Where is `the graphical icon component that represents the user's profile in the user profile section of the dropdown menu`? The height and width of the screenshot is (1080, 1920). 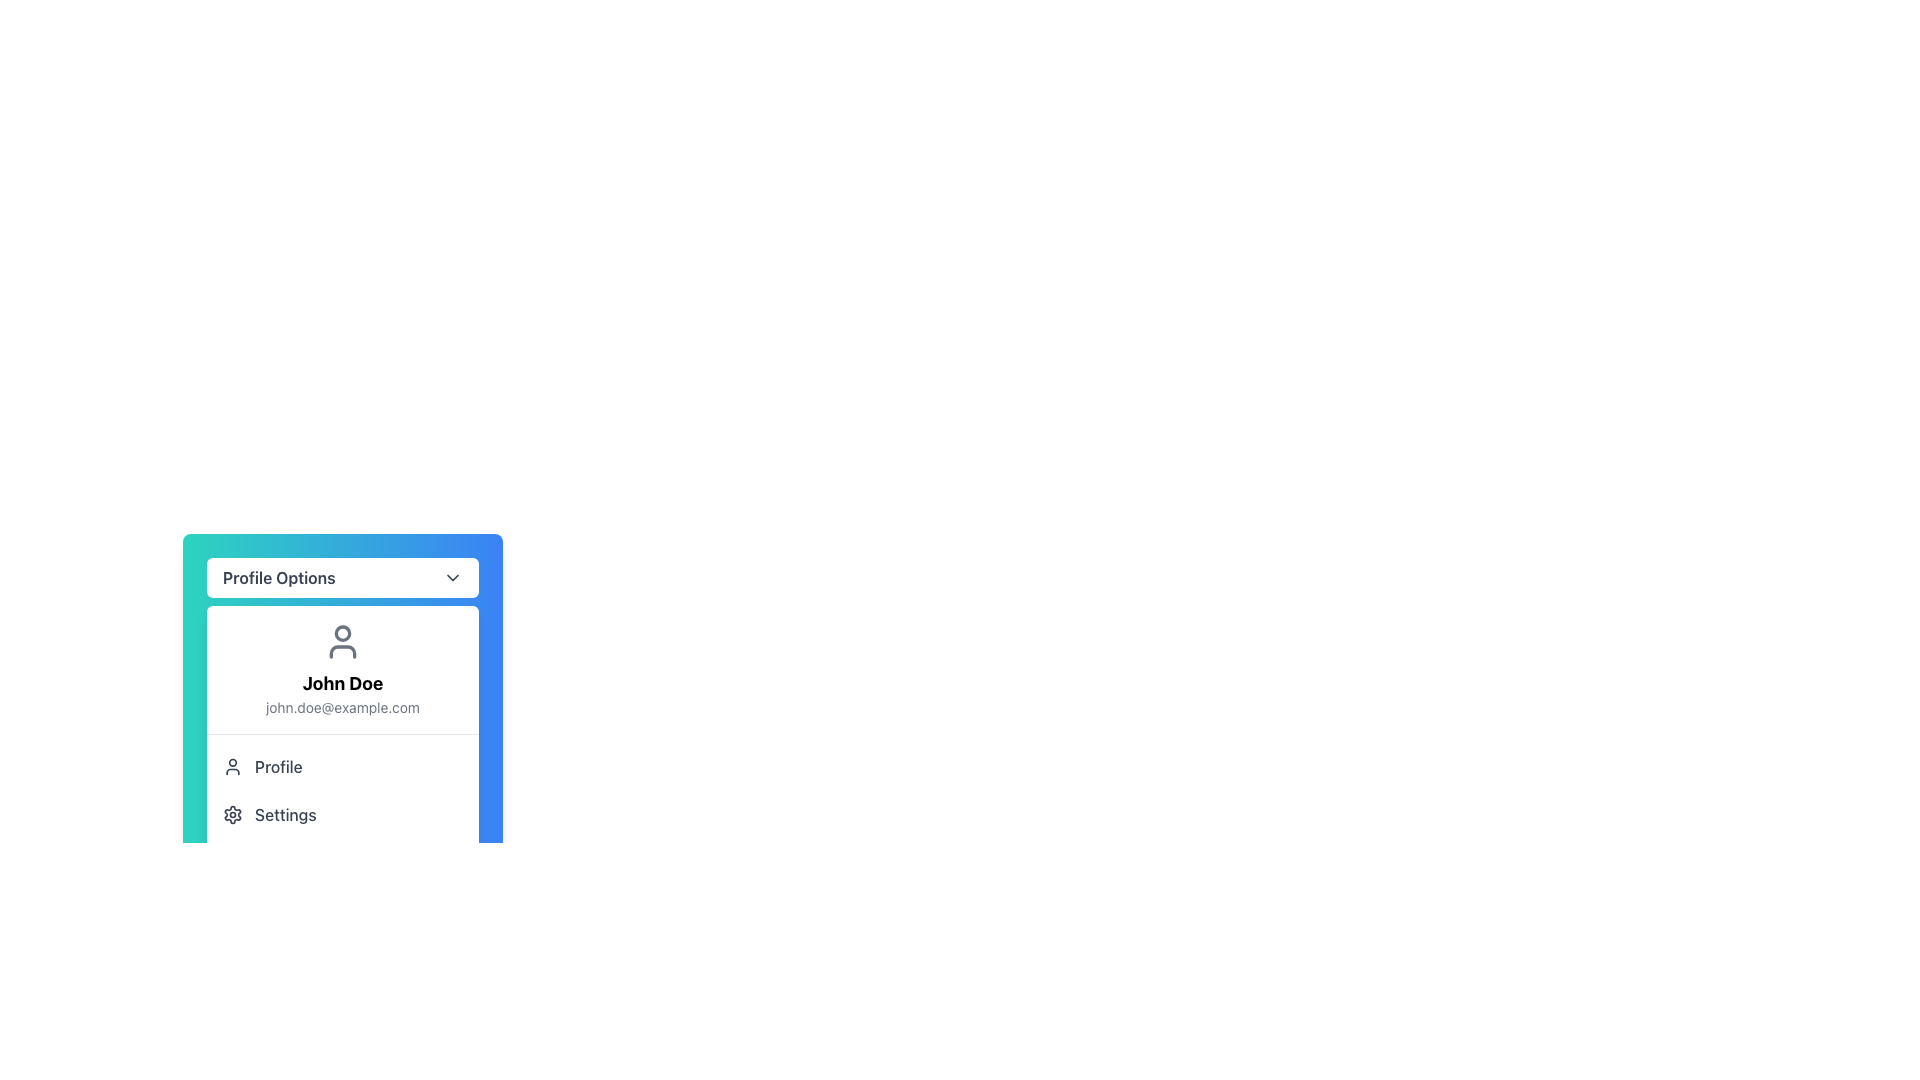
the graphical icon component that represents the user's profile in the user profile section of the dropdown menu is located at coordinates (342, 651).